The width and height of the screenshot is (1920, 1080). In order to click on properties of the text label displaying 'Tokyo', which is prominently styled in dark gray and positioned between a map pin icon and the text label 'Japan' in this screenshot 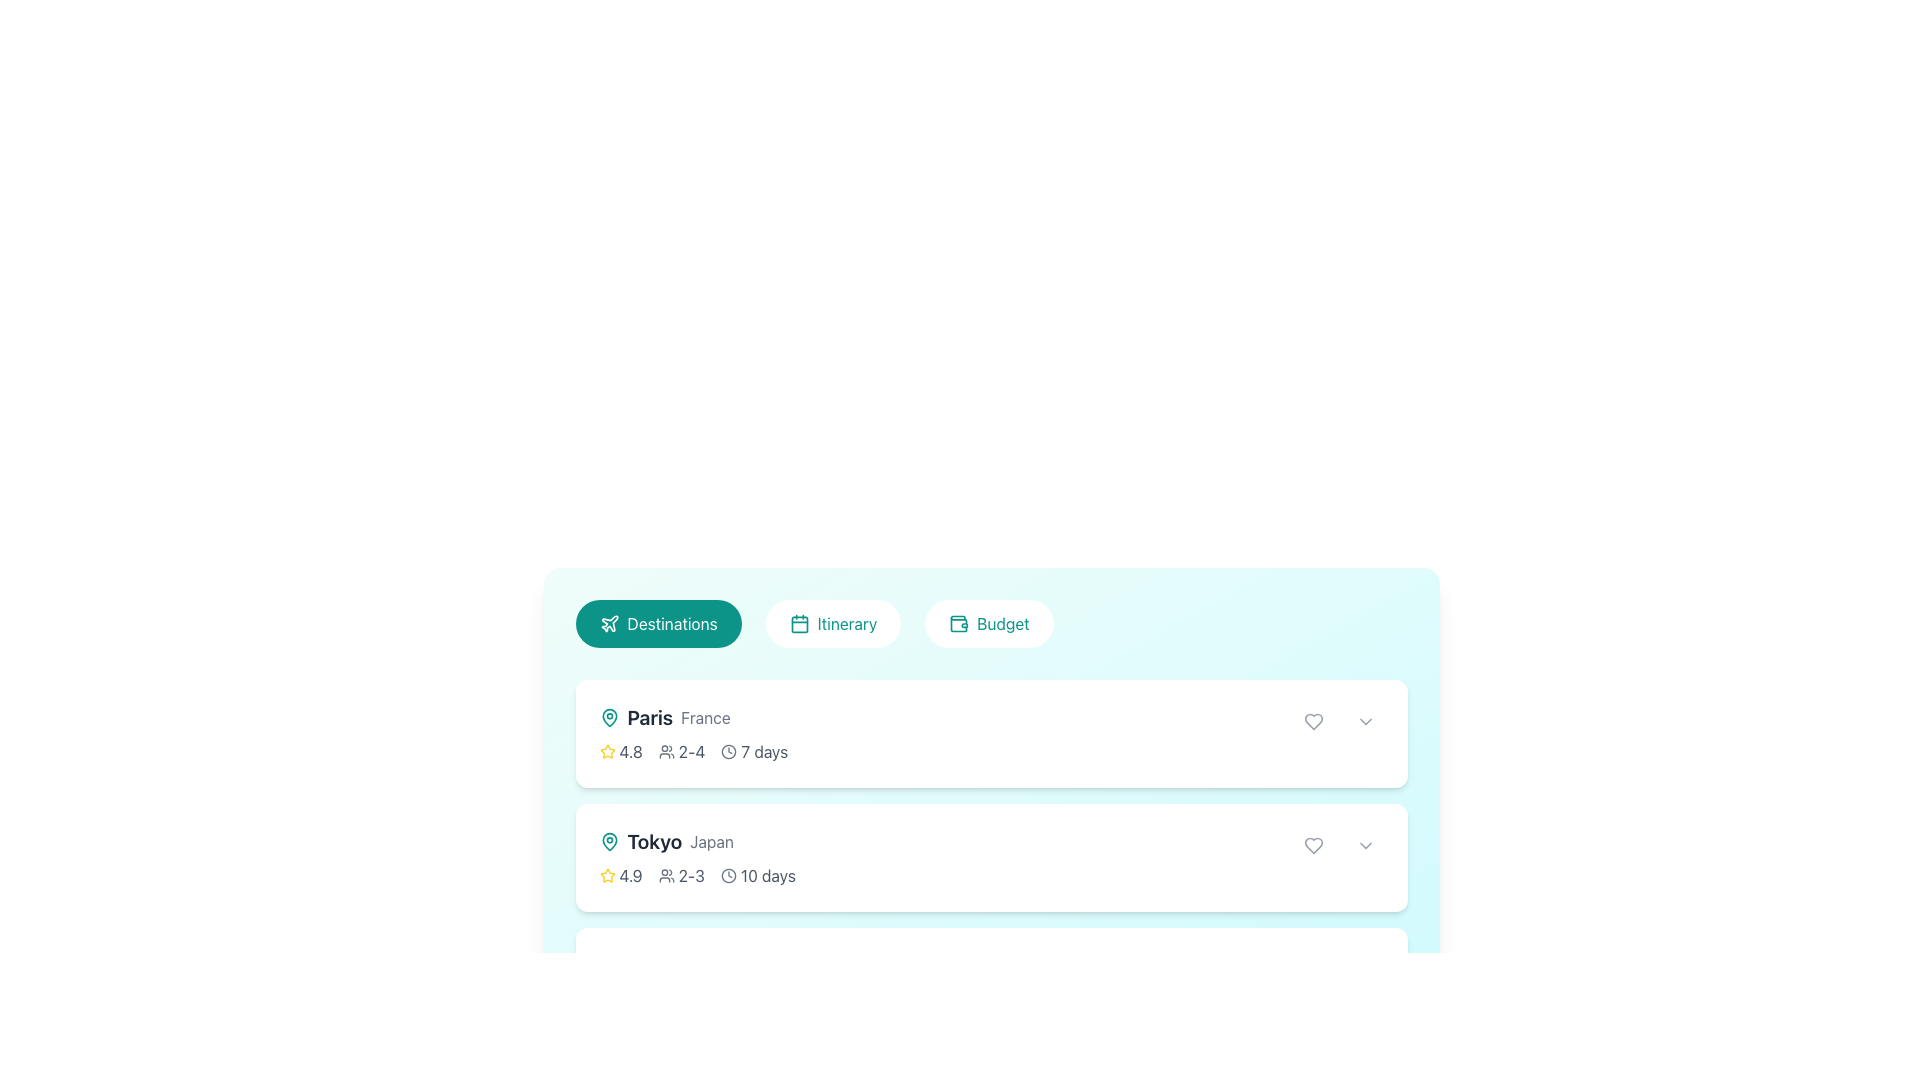, I will do `click(654, 841)`.